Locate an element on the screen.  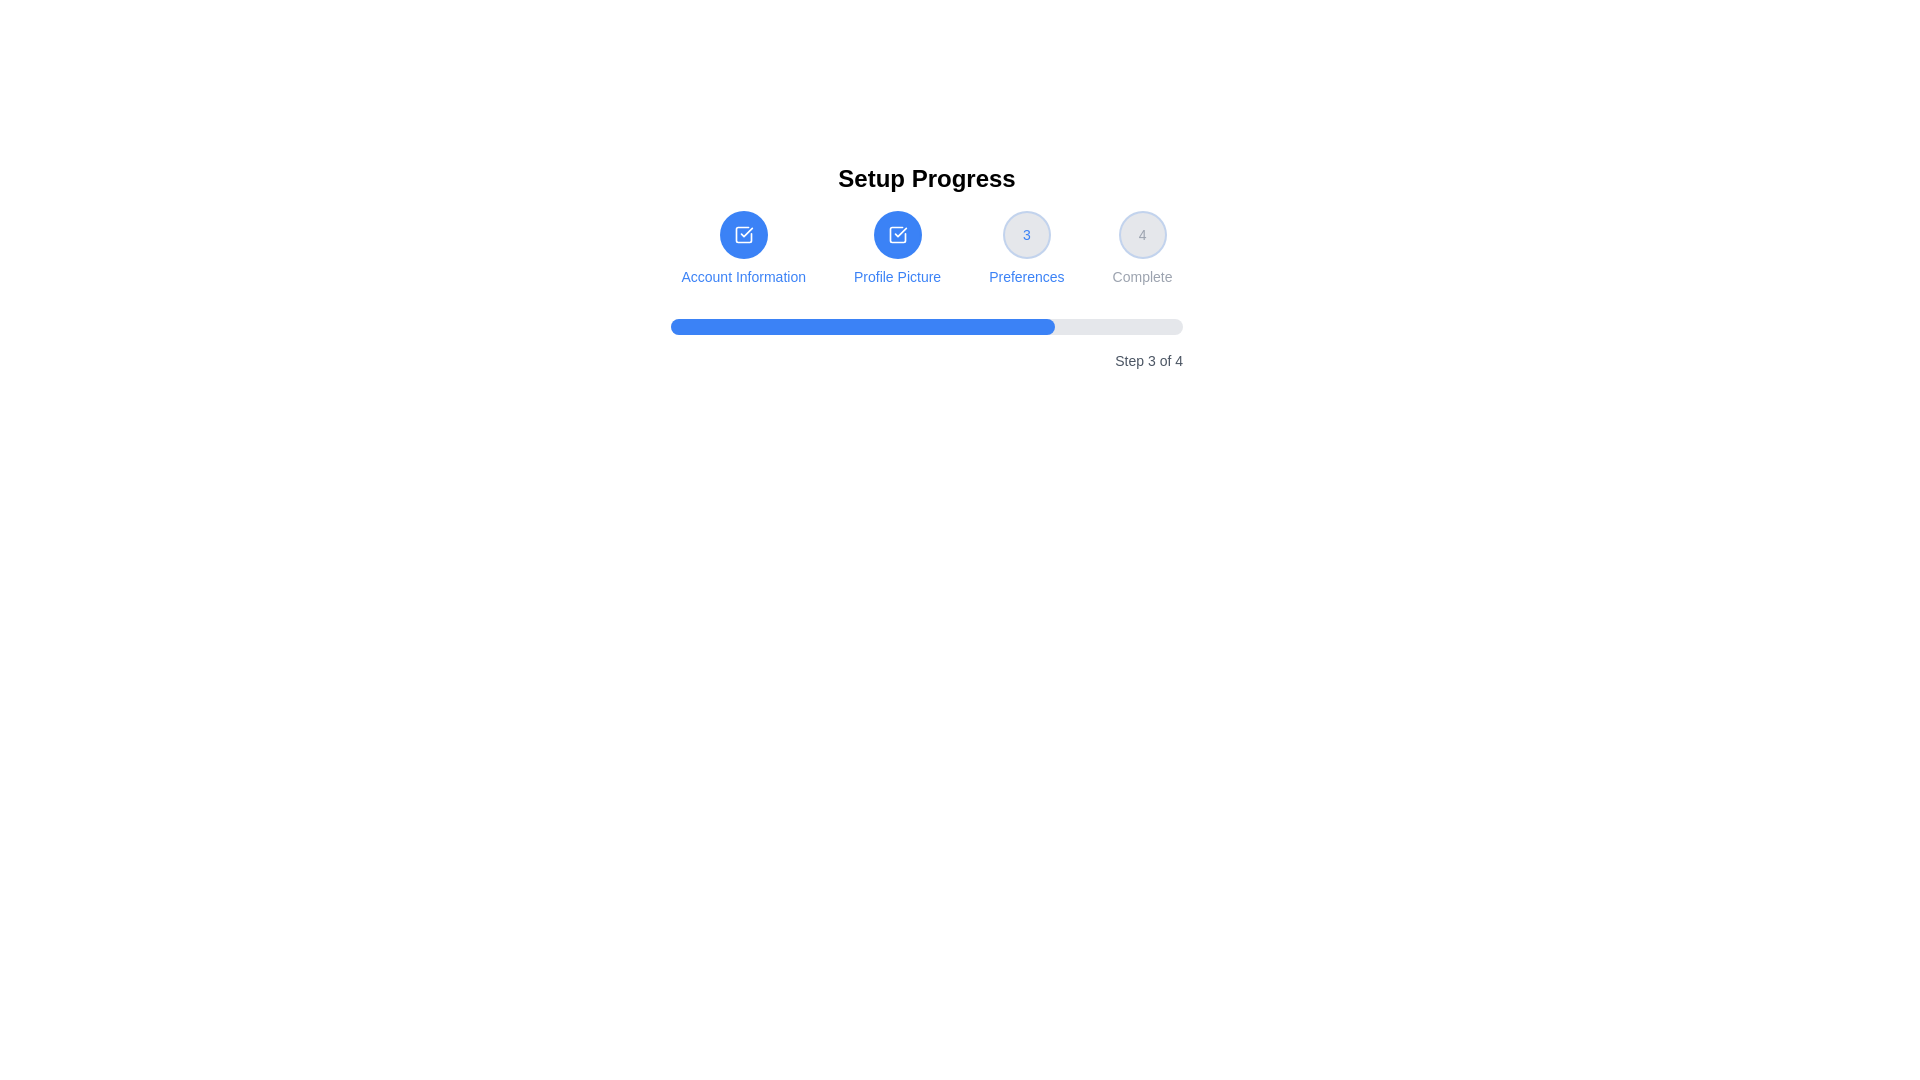
the circular icon with a checkmark inside a square, which is styled with a blue background and white icon, located in the 'Profile Picture' step of the setup progress interface is located at coordinates (896, 234).